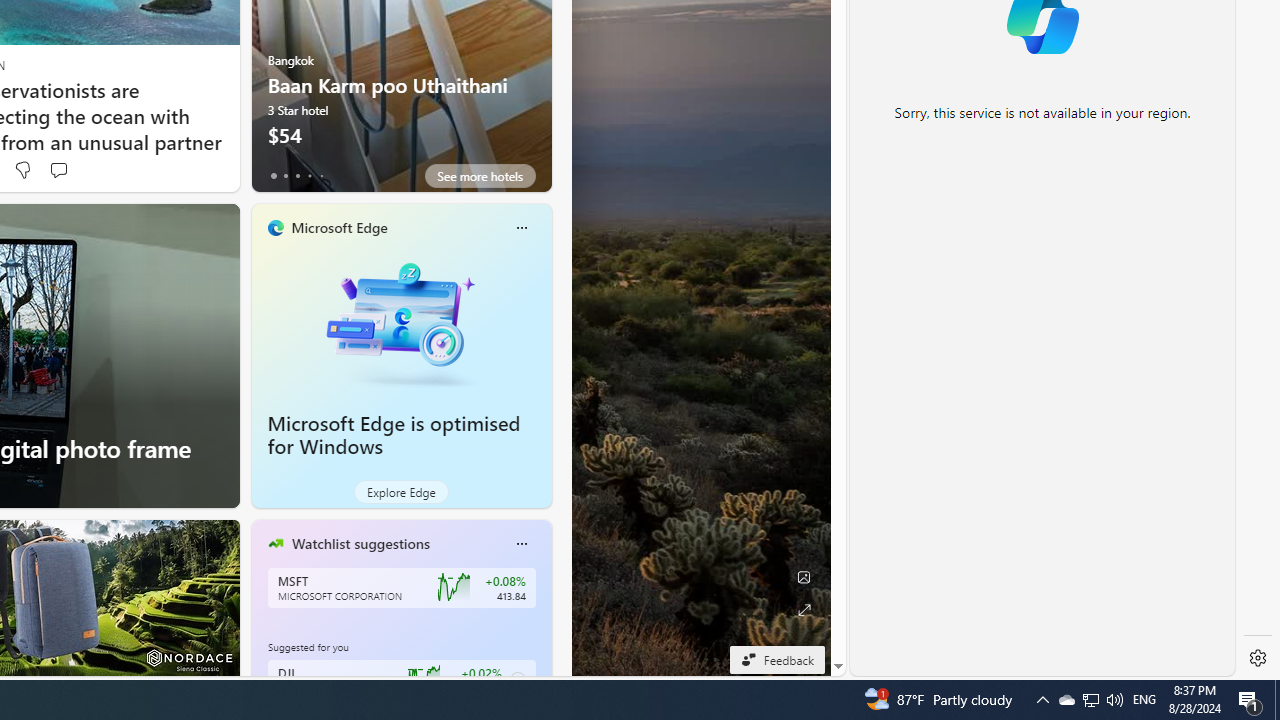 This screenshot has width=1280, height=720. What do you see at coordinates (521, 543) in the screenshot?
I see `'More options'` at bounding box center [521, 543].